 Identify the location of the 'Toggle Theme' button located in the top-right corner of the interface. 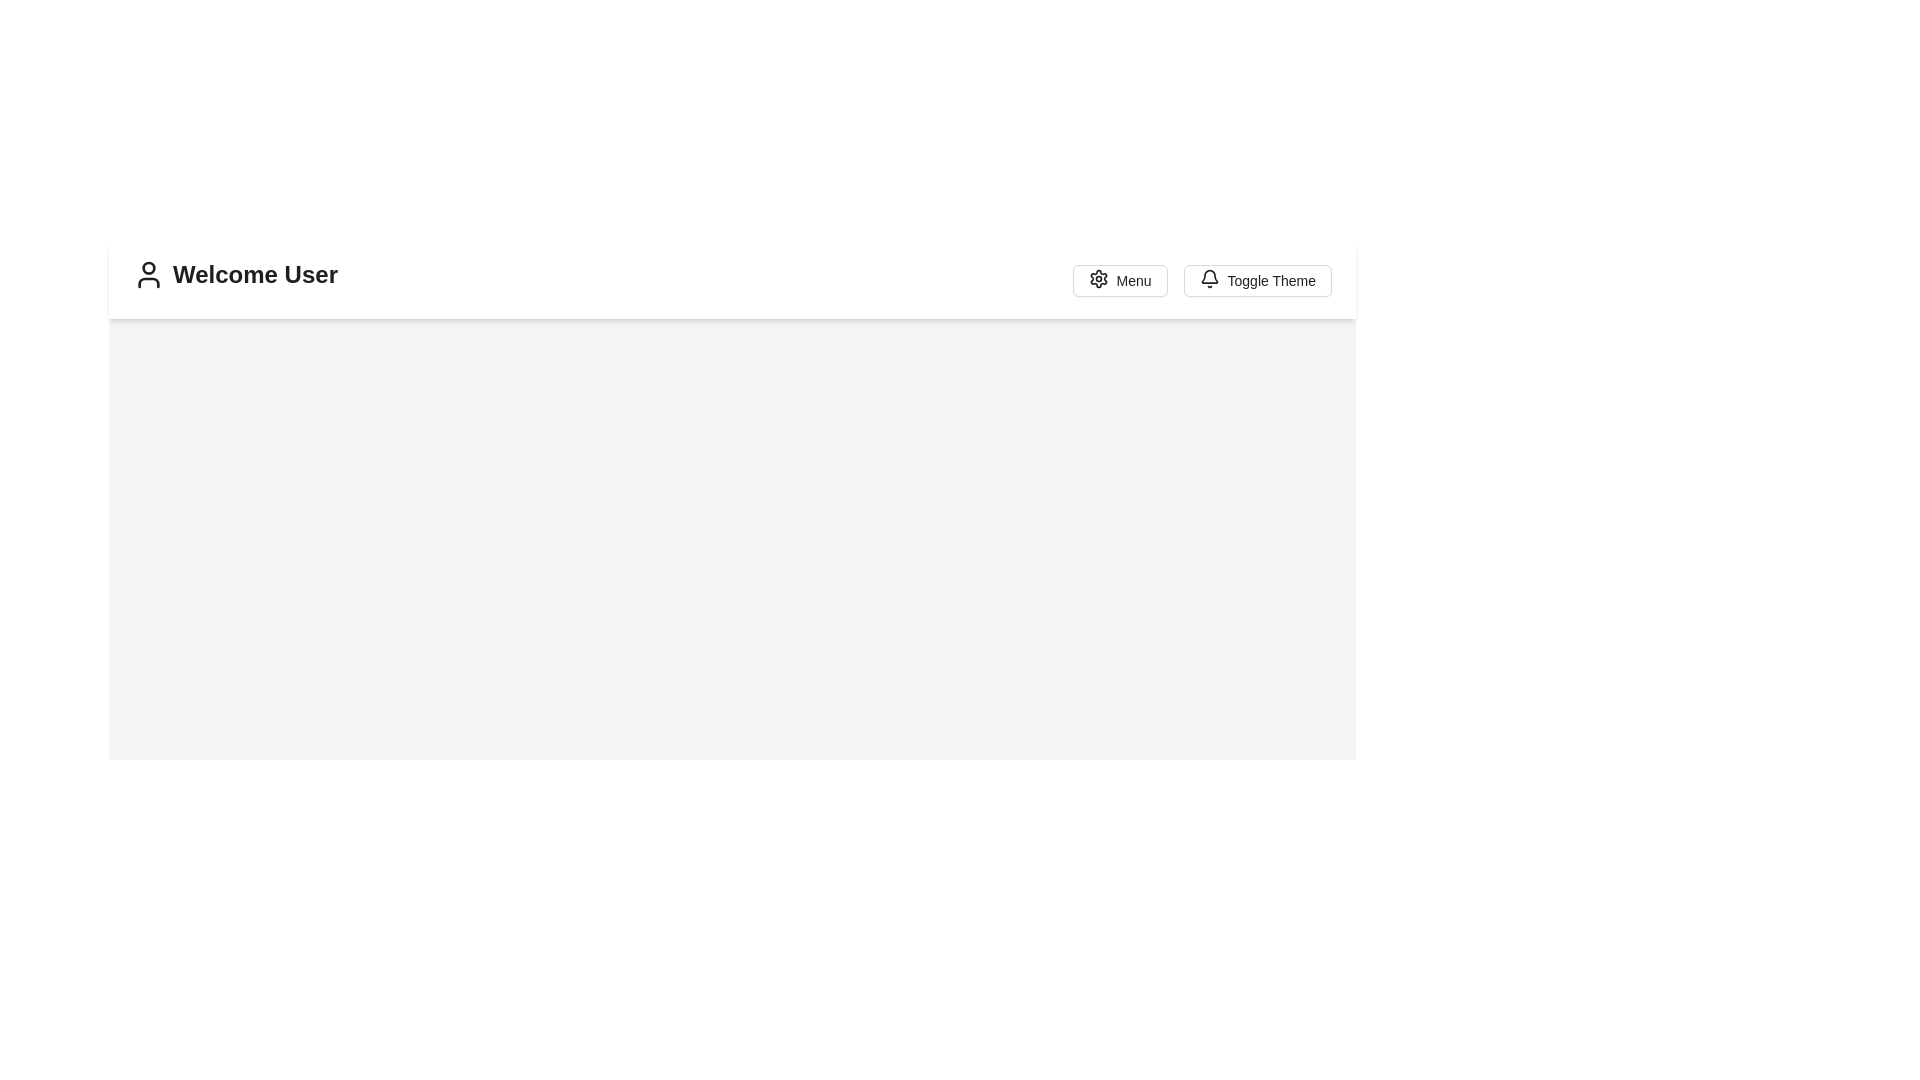
(1256, 281).